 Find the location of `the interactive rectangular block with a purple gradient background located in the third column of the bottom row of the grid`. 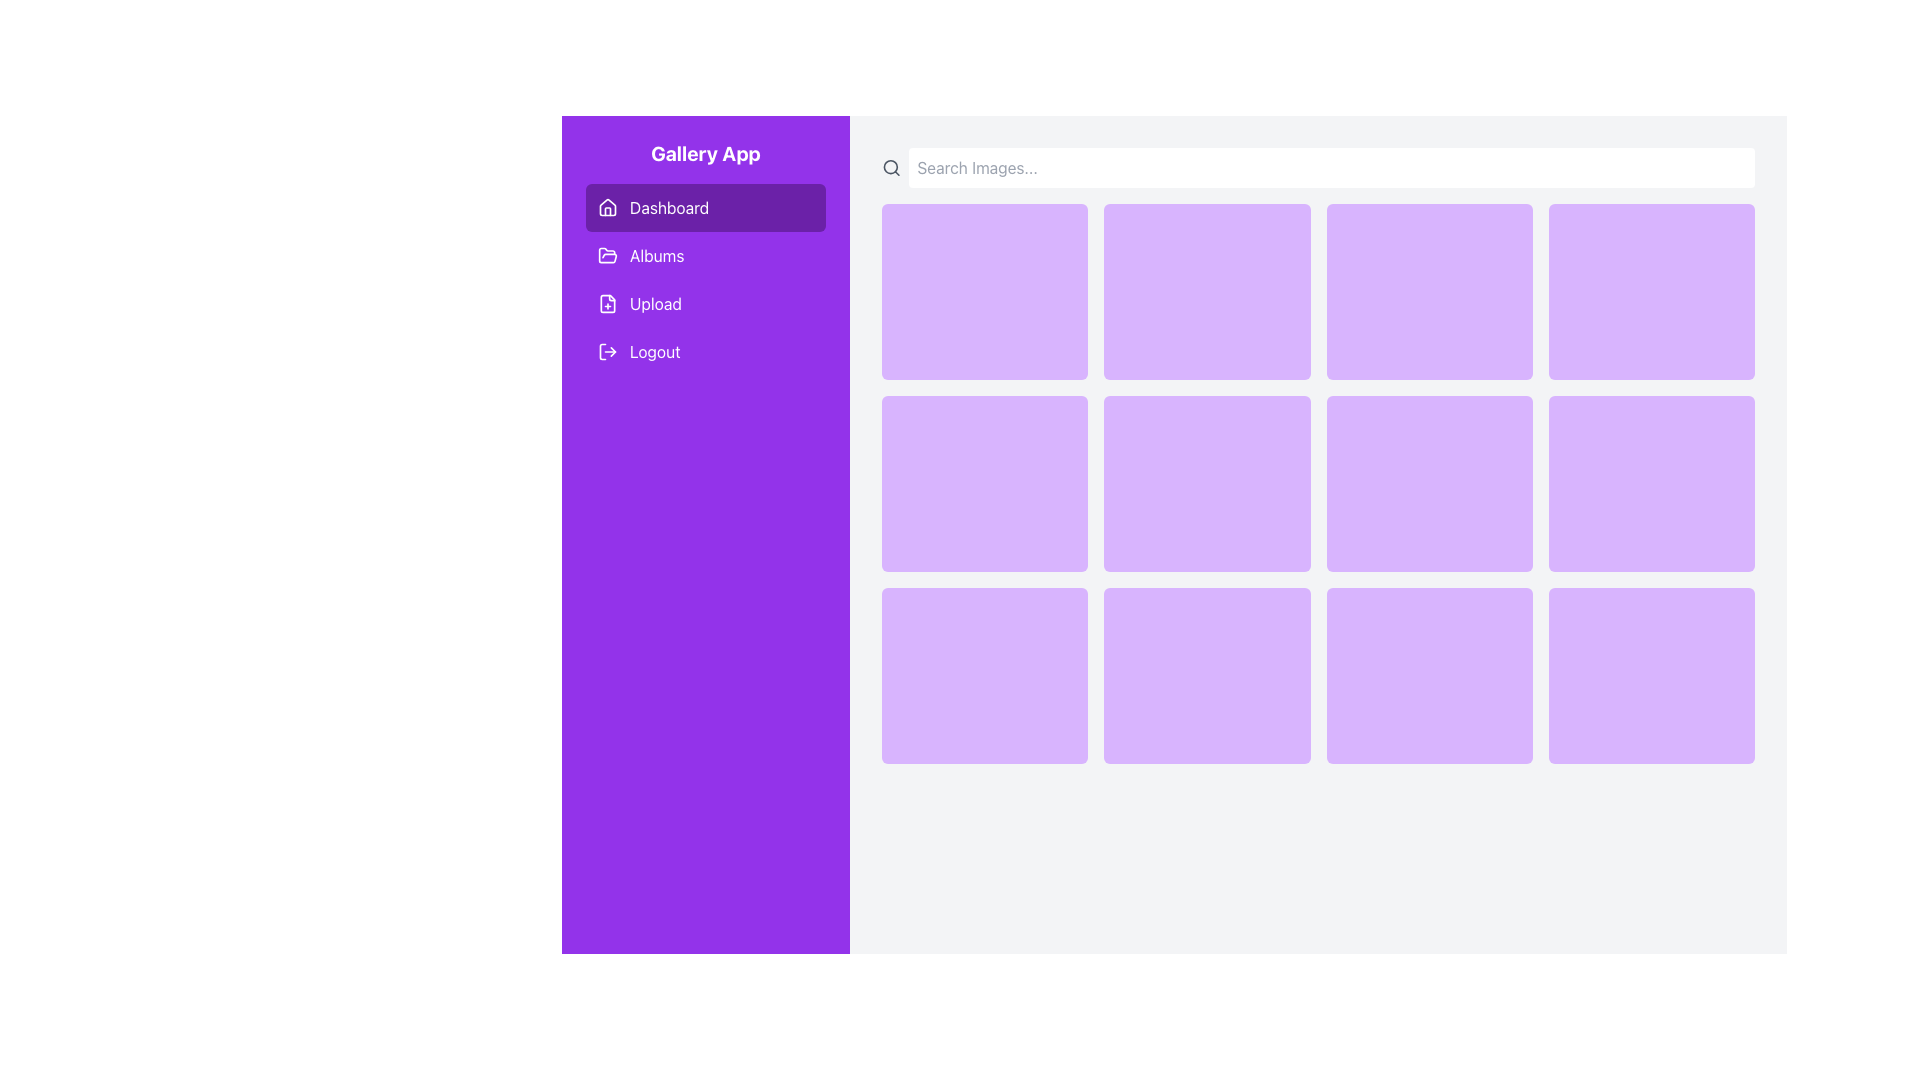

the interactive rectangular block with a purple gradient background located in the third column of the bottom row of the grid is located at coordinates (1428, 675).